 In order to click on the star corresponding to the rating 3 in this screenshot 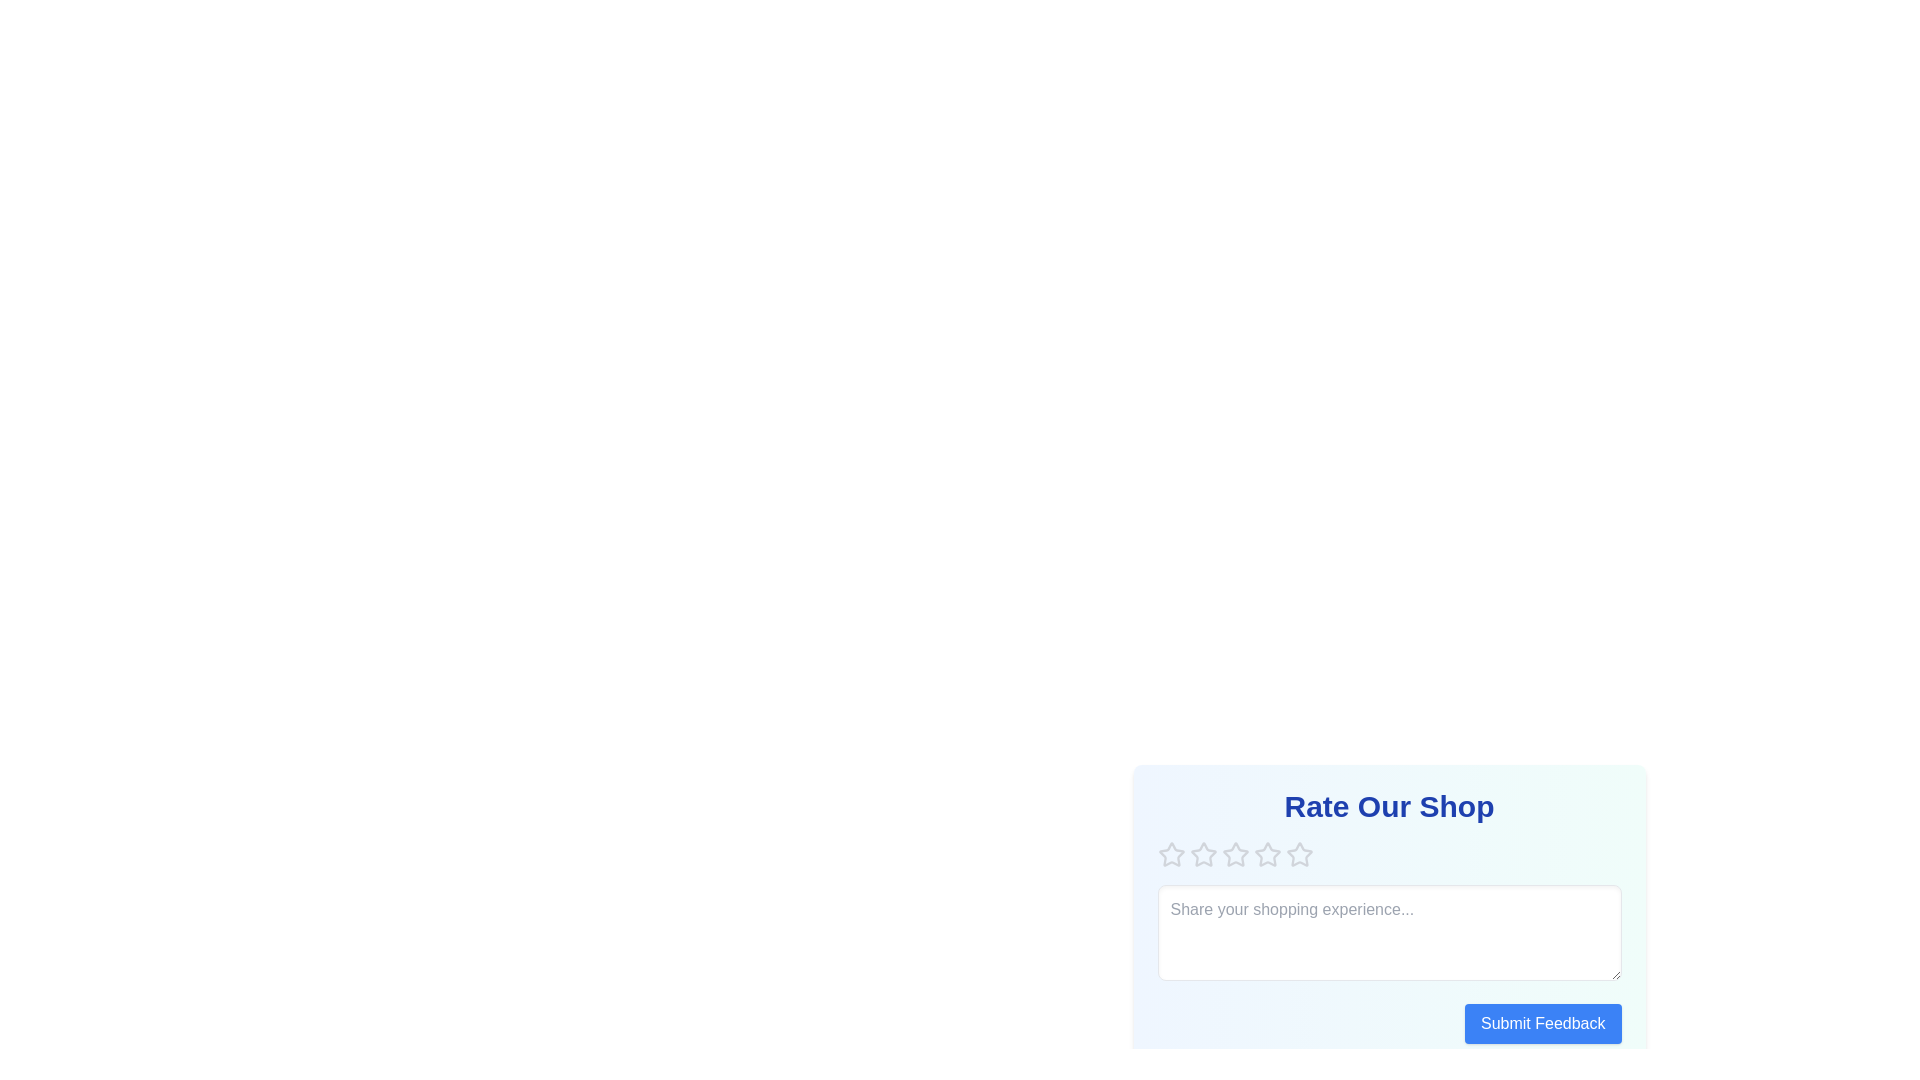, I will do `click(1234, 855)`.